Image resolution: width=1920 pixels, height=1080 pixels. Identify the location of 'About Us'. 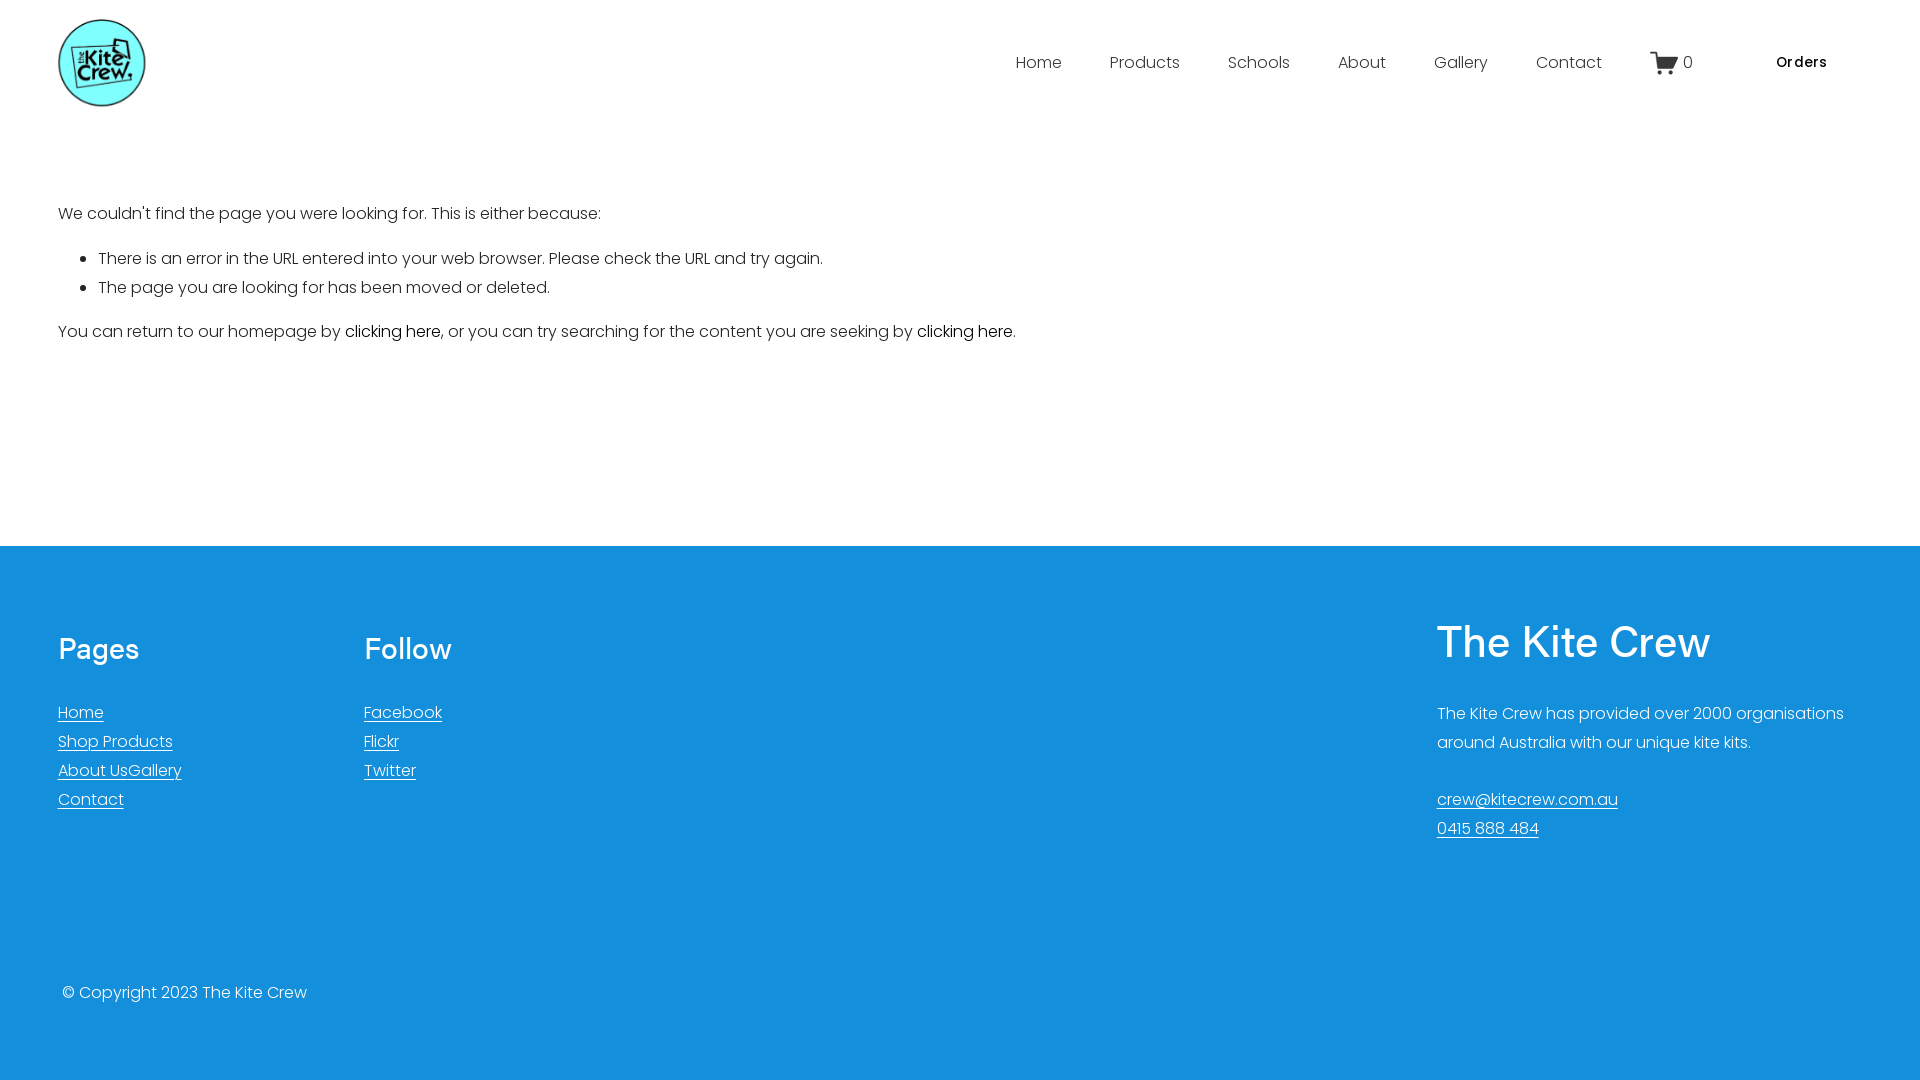
(91, 770).